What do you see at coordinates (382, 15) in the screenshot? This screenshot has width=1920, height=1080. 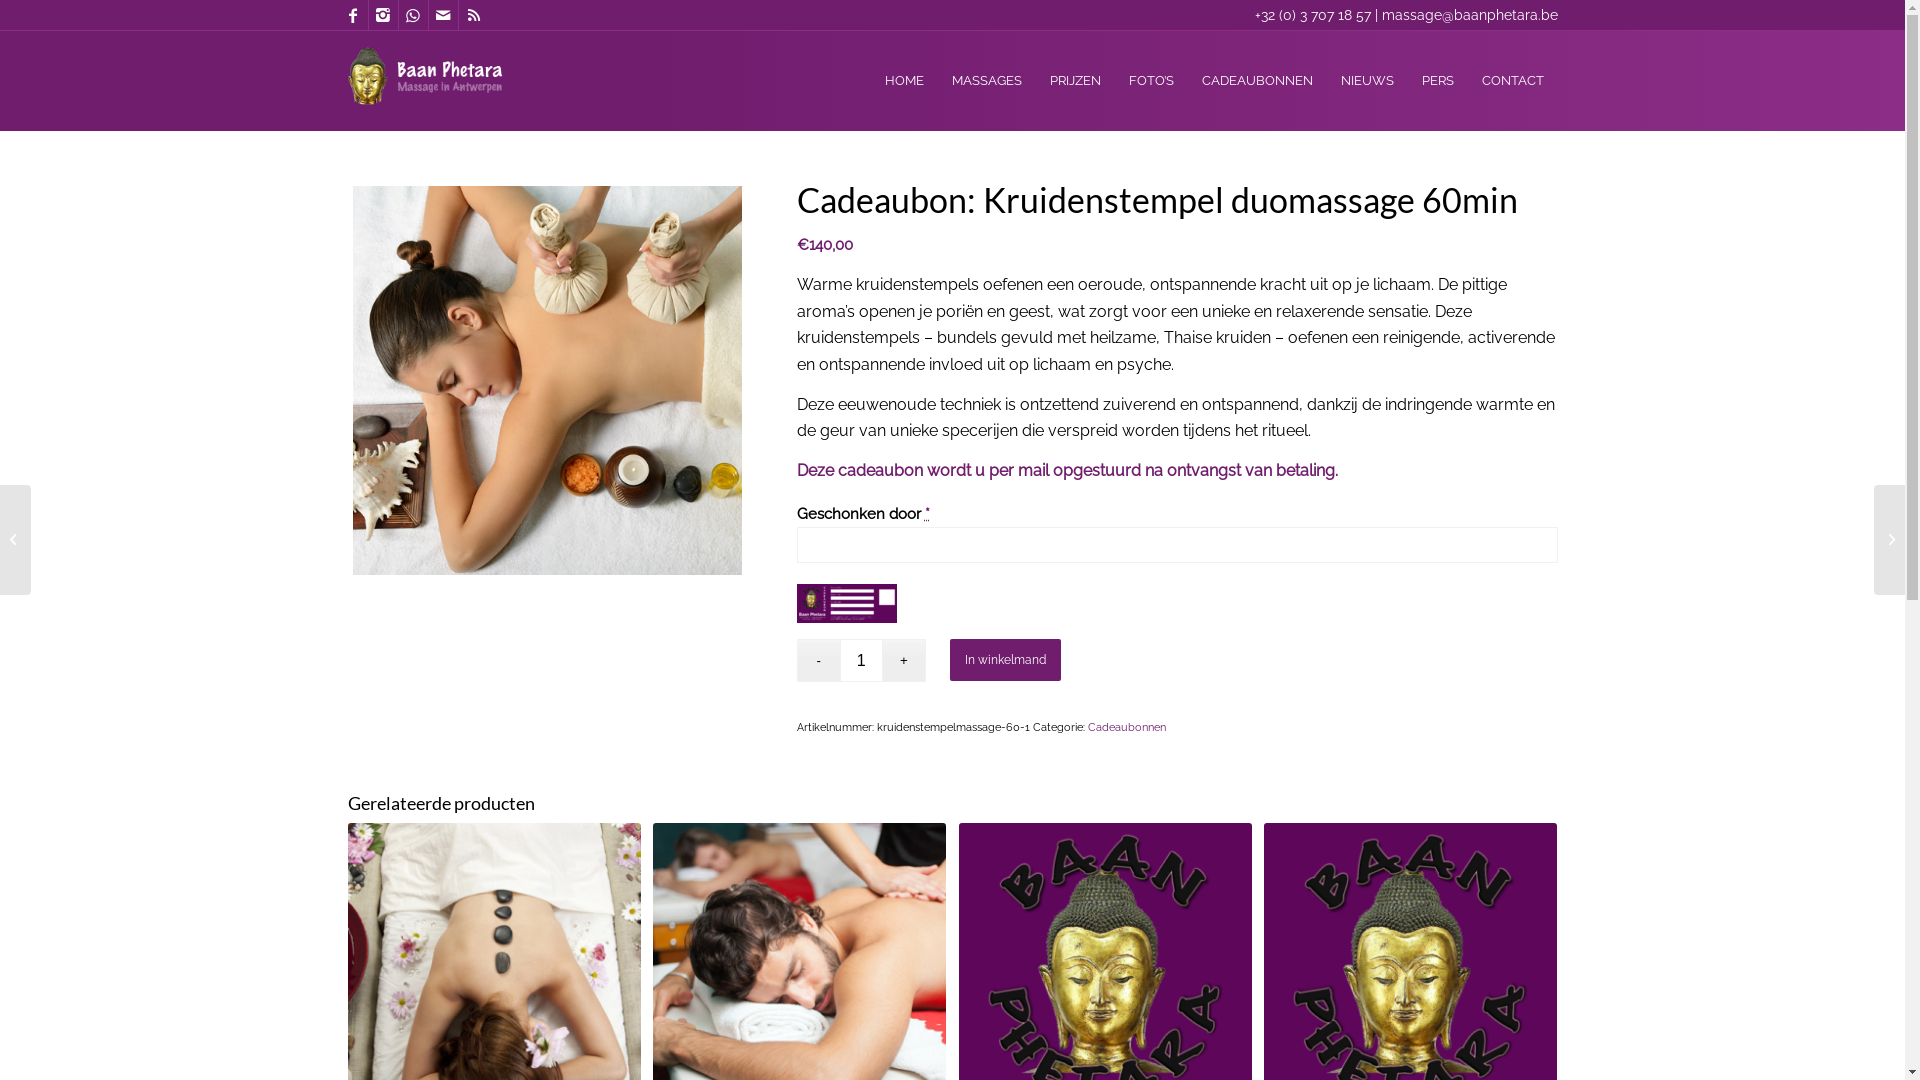 I see `'Instagram'` at bounding box center [382, 15].